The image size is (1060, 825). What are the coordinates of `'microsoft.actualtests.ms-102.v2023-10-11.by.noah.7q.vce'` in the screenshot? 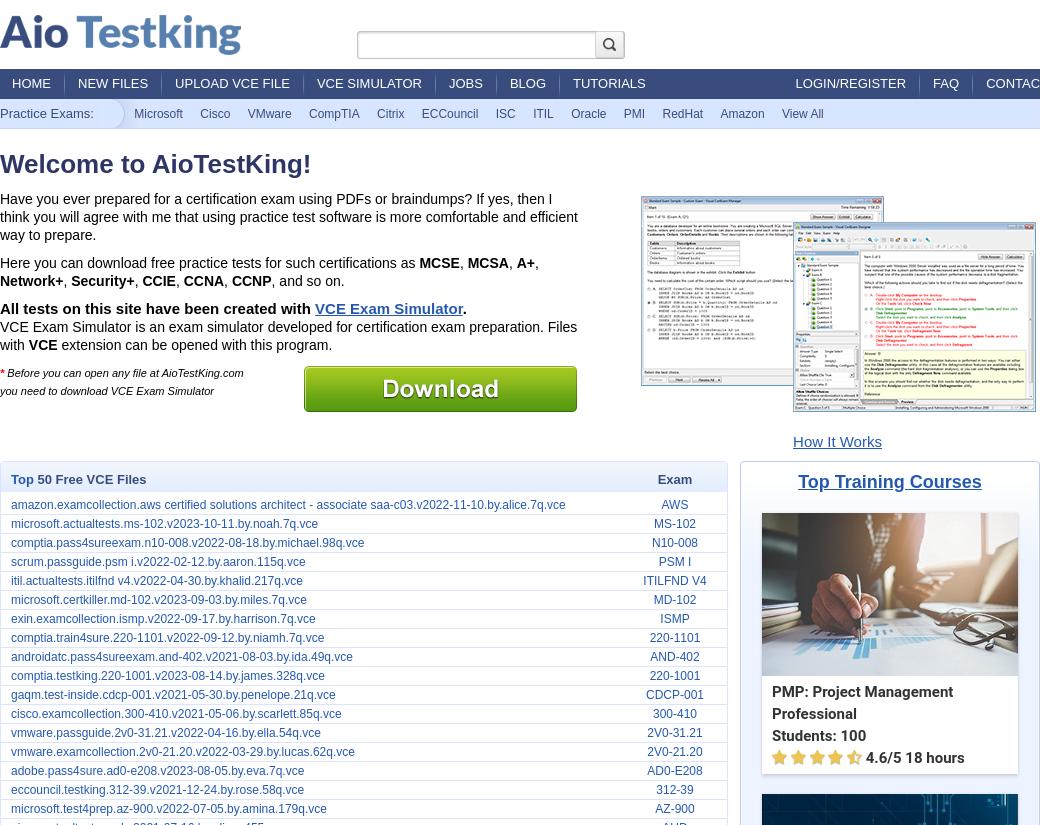 It's located at (11, 523).